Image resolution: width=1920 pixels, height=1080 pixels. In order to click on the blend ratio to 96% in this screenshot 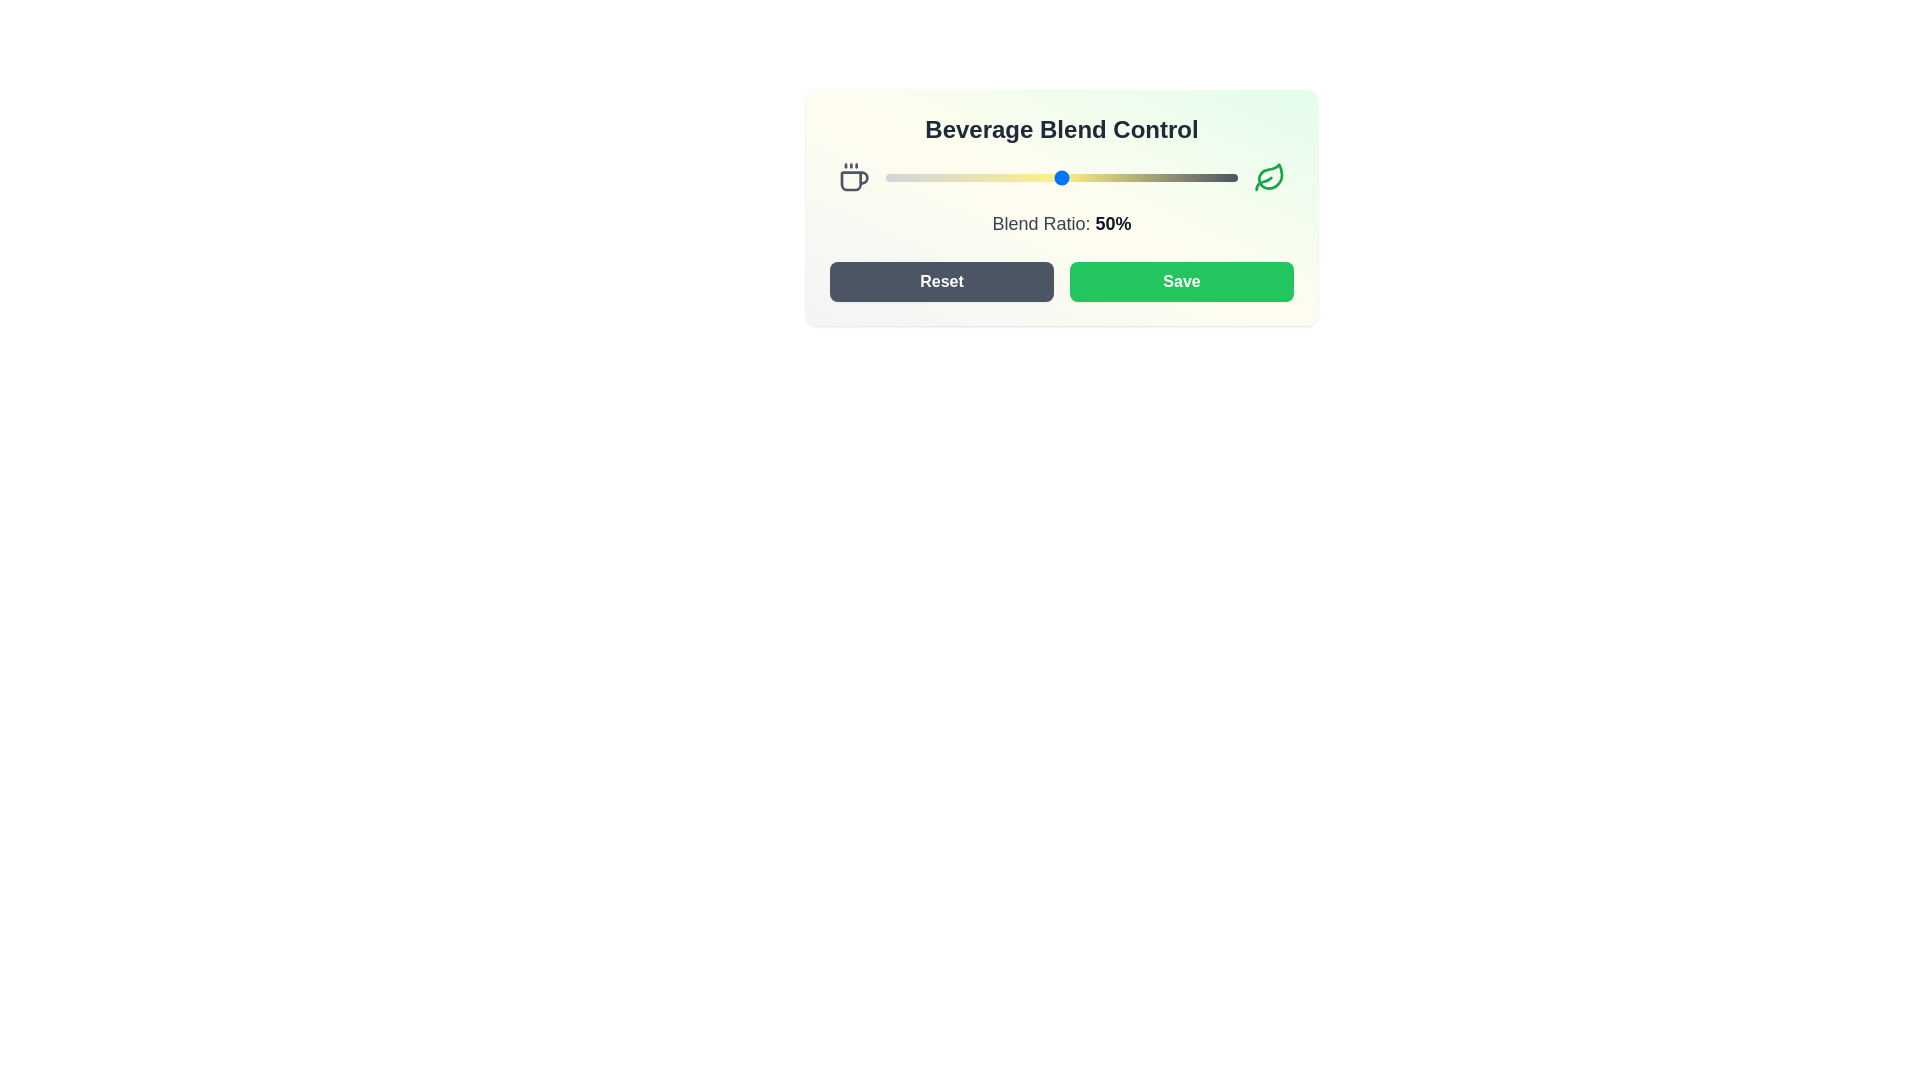, I will do `click(1223, 176)`.